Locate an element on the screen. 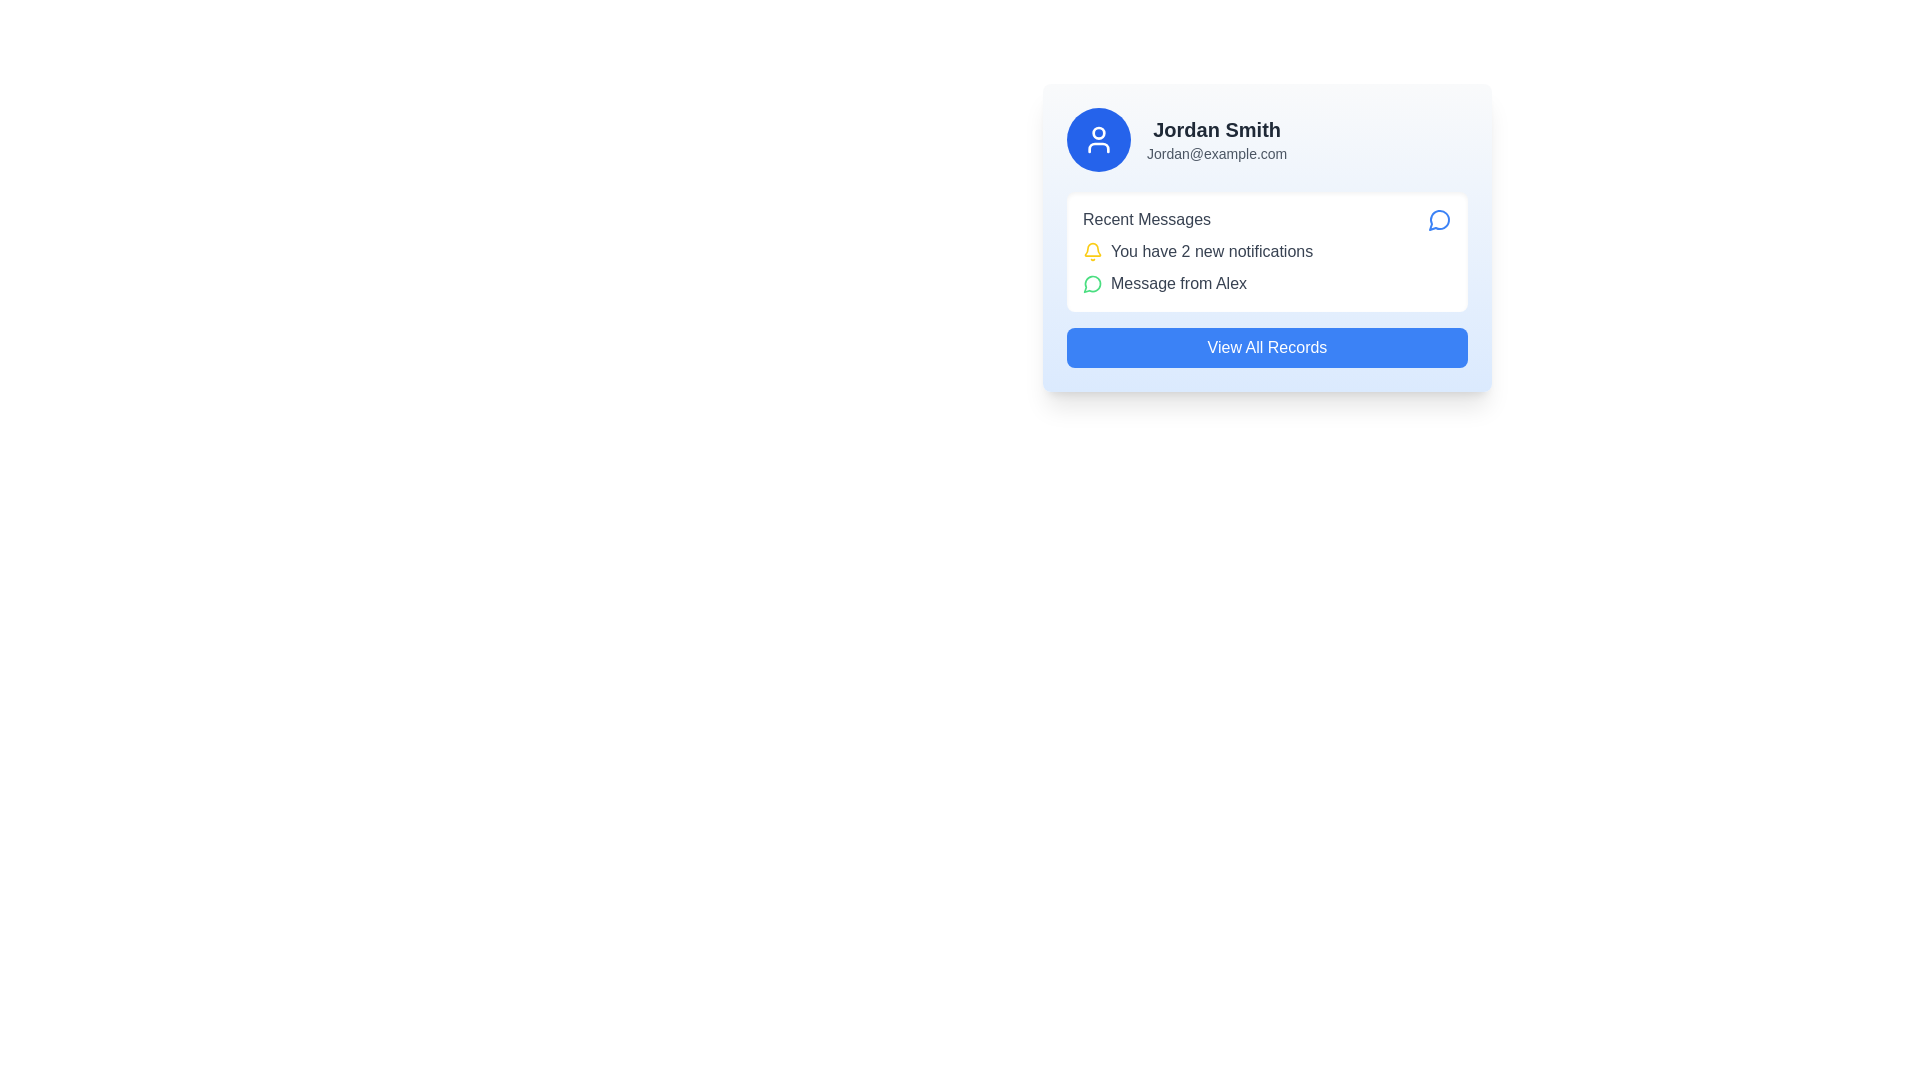  the non-interactive text label located in the top-right region of the interface, which serves as a heading for recent messages is located at coordinates (1147, 219).